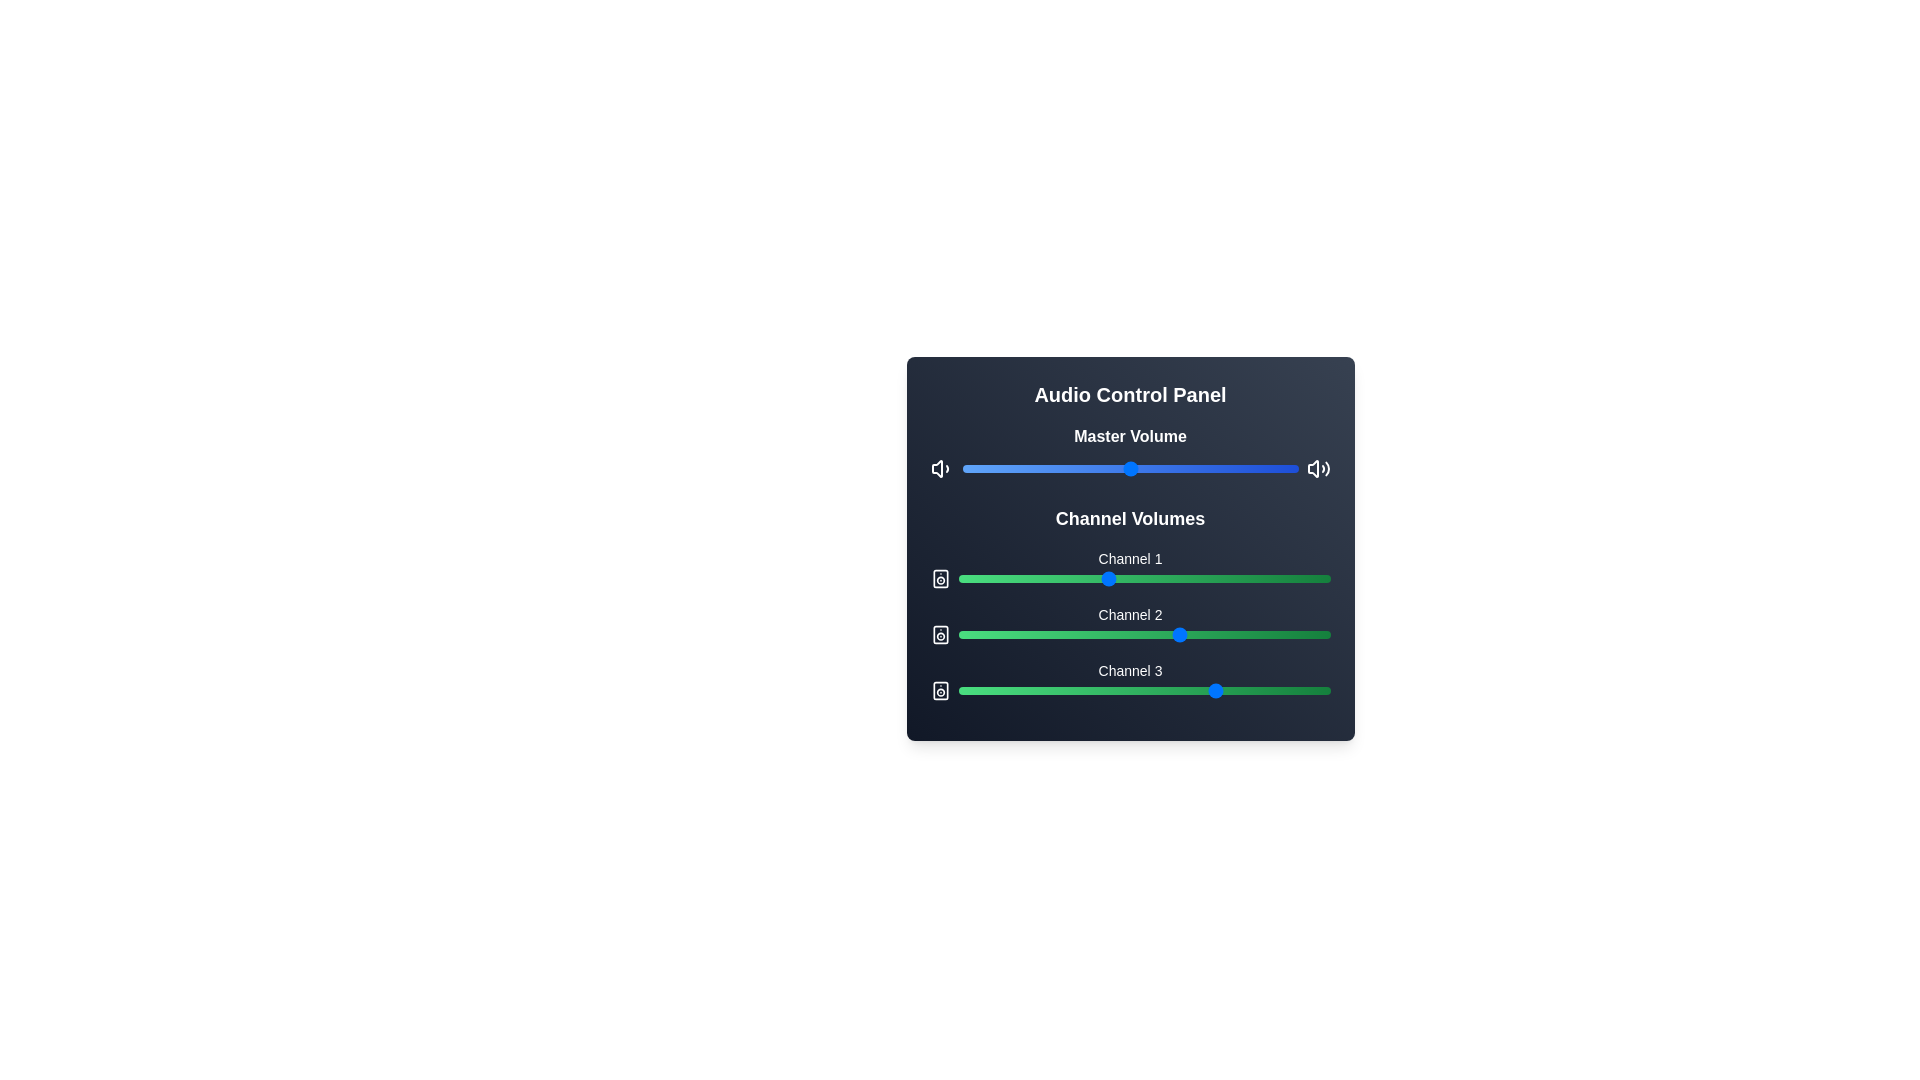 This screenshot has width=1920, height=1080. Describe the element at coordinates (1313, 469) in the screenshot. I see `the mute sound icon located near the top-right corner of the 'Master Volume' section` at that location.